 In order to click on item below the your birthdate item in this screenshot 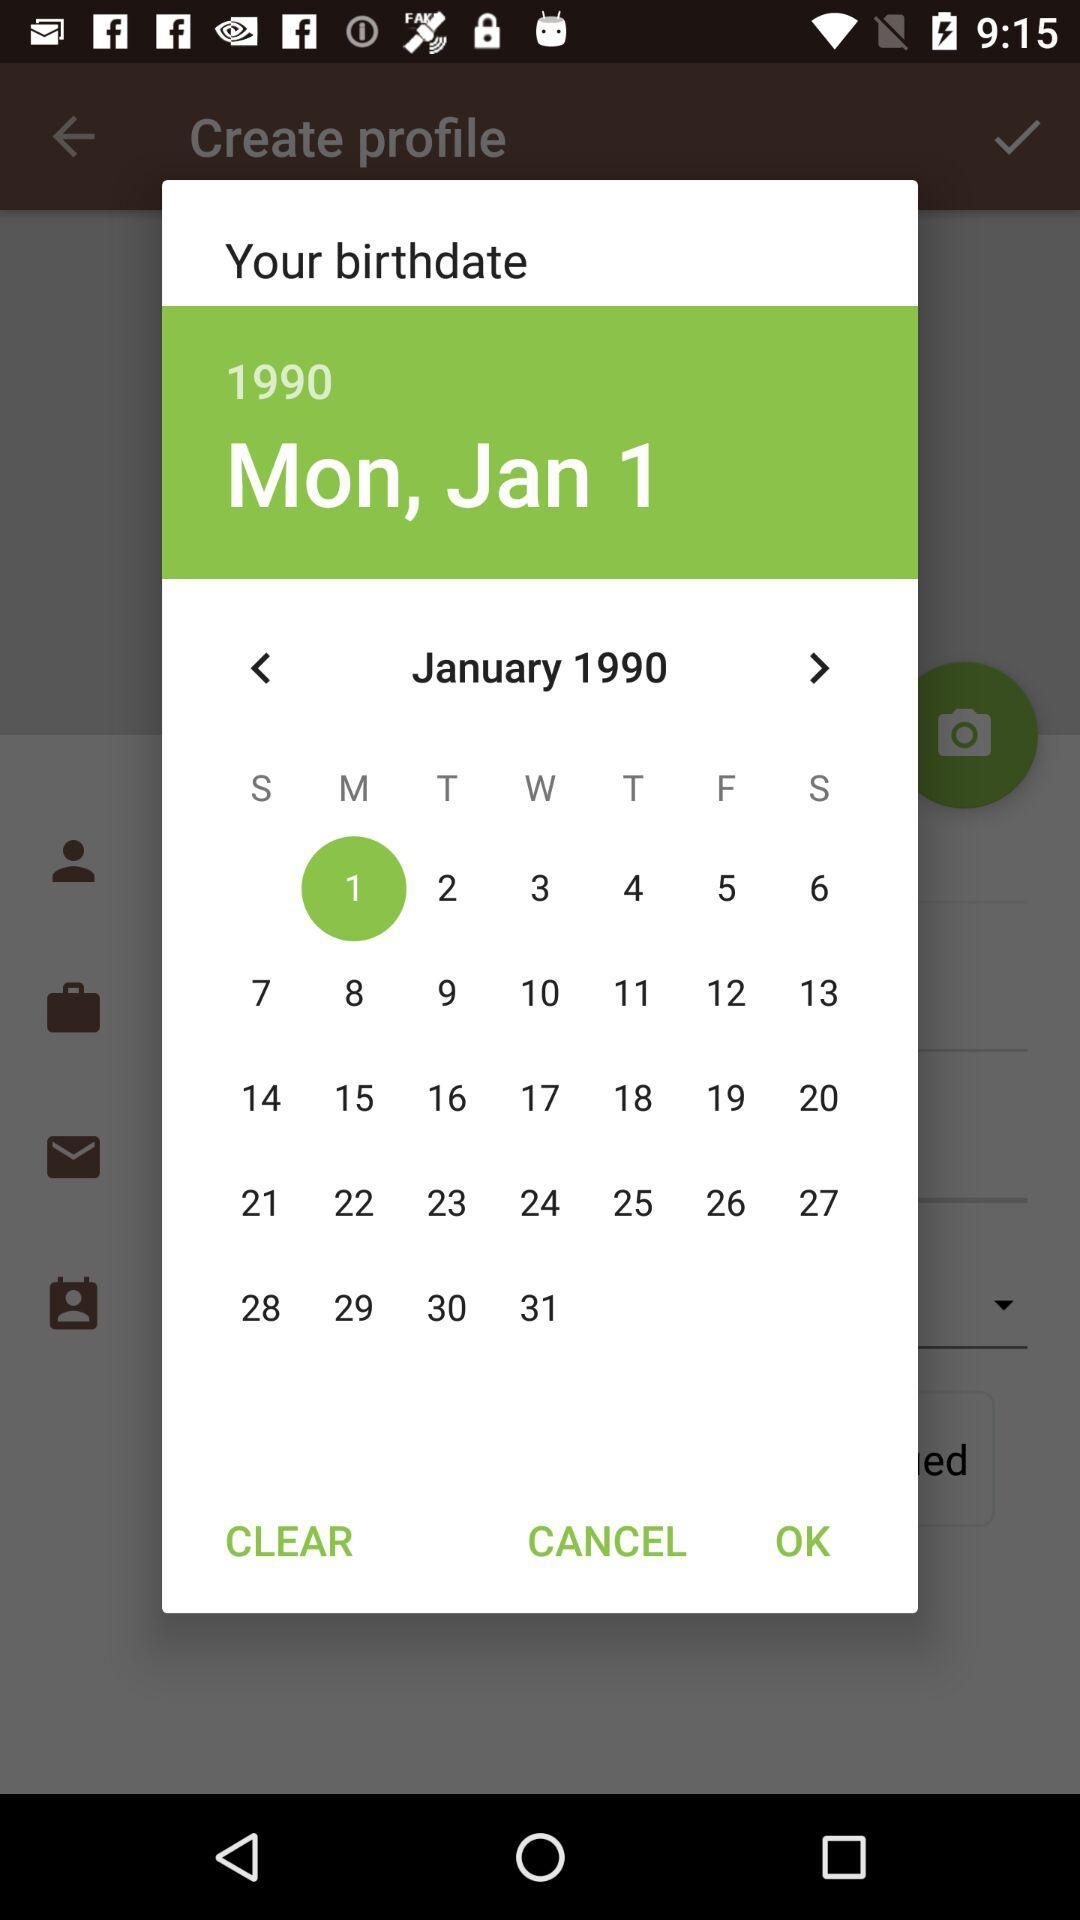, I will do `click(540, 359)`.